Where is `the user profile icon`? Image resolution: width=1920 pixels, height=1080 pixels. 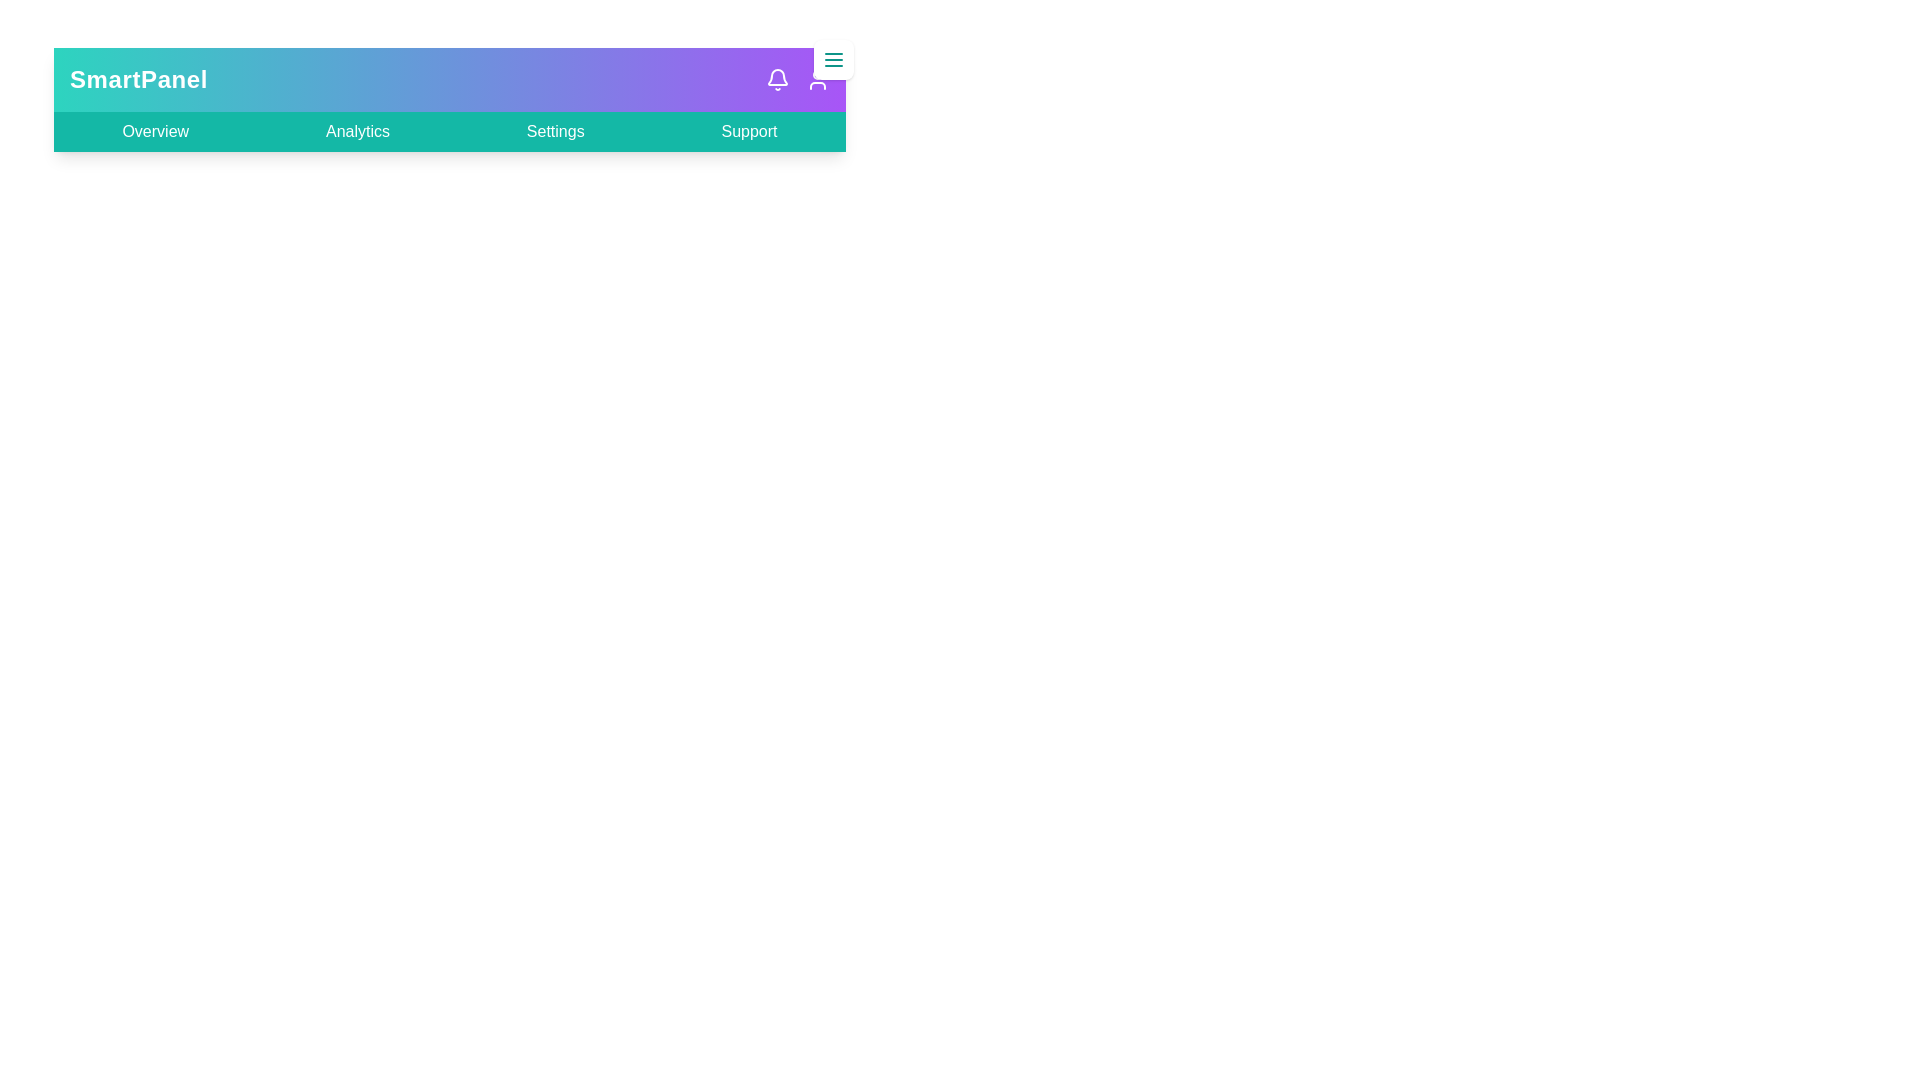 the user profile icon is located at coordinates (817, 79).